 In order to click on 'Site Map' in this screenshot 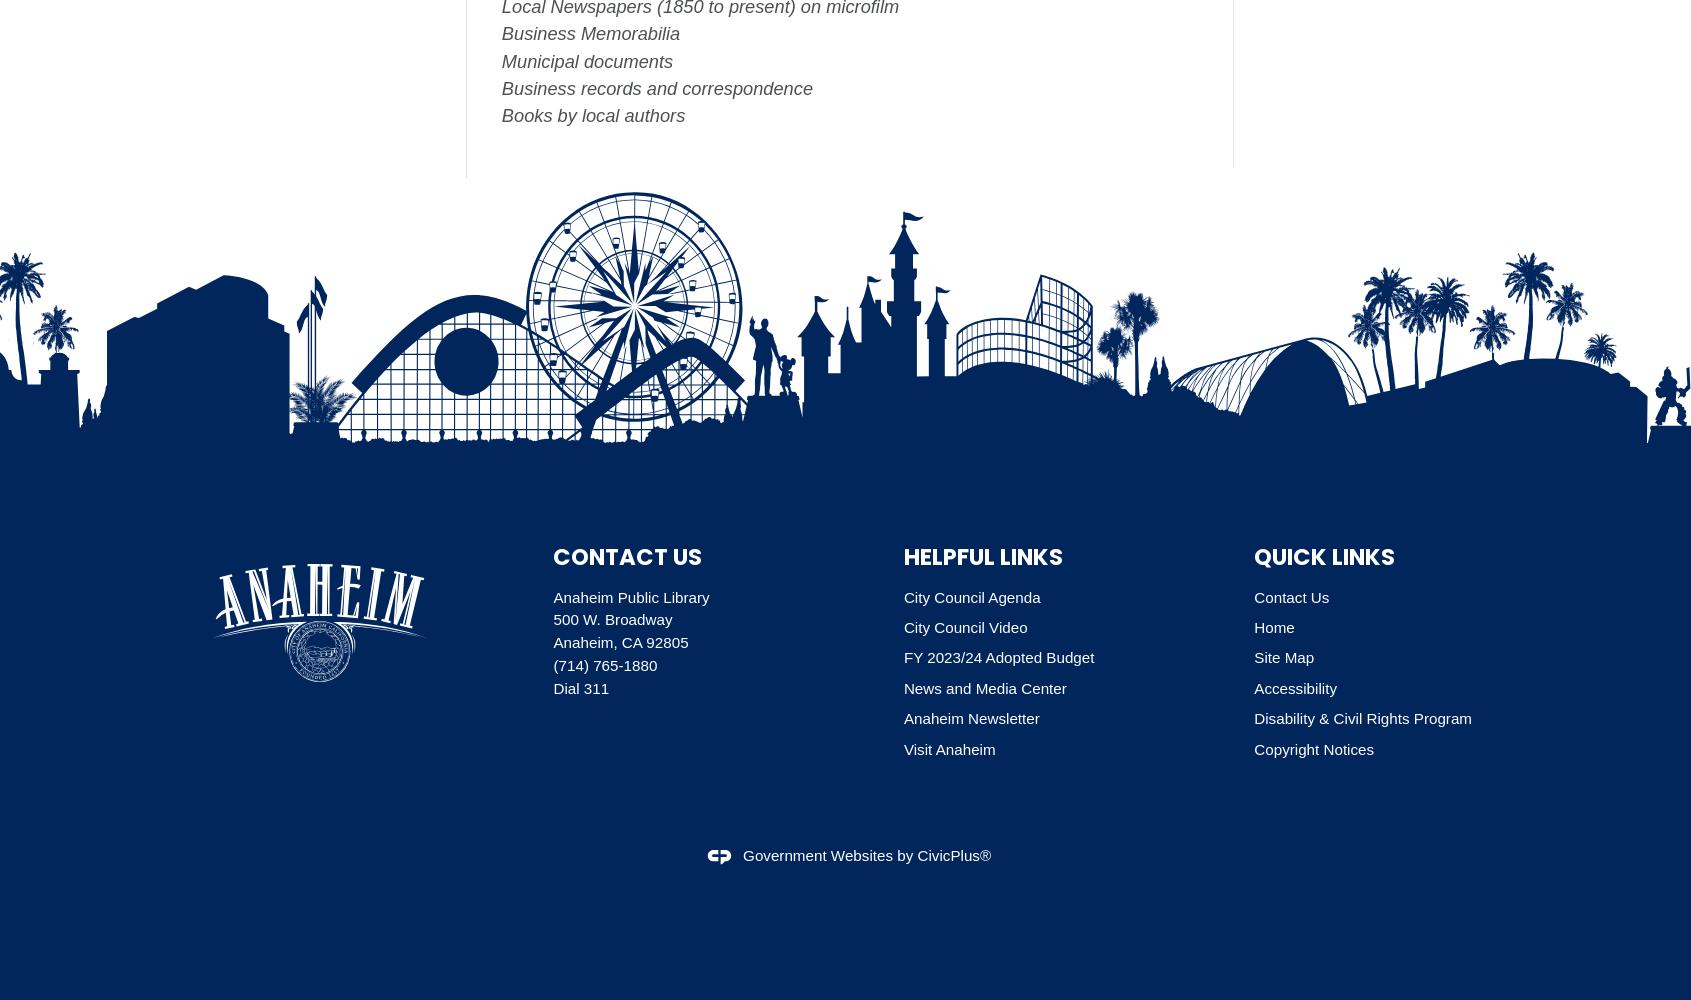, I will do `click(1282, 657)`.